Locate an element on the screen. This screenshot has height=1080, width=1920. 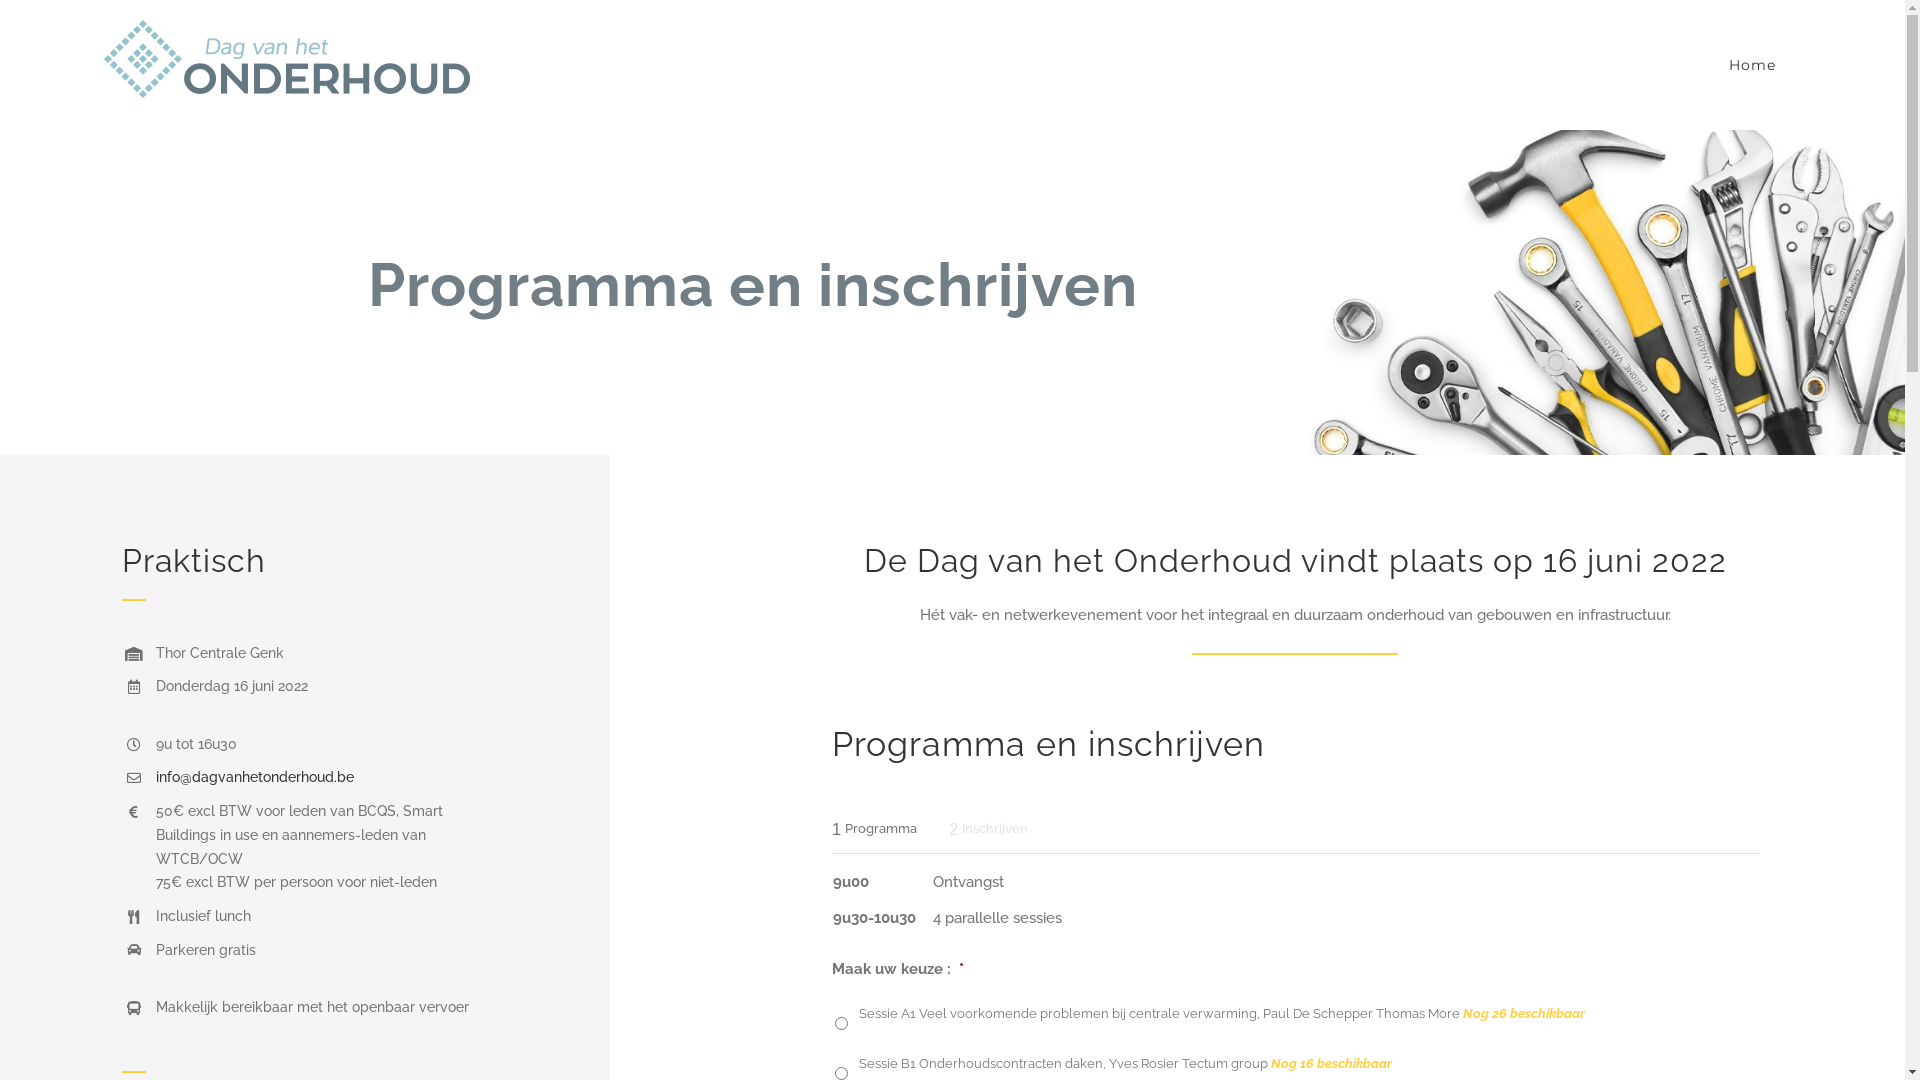
'info@dagvanhetonderhoud.be' is located at coordinates (155, 775).